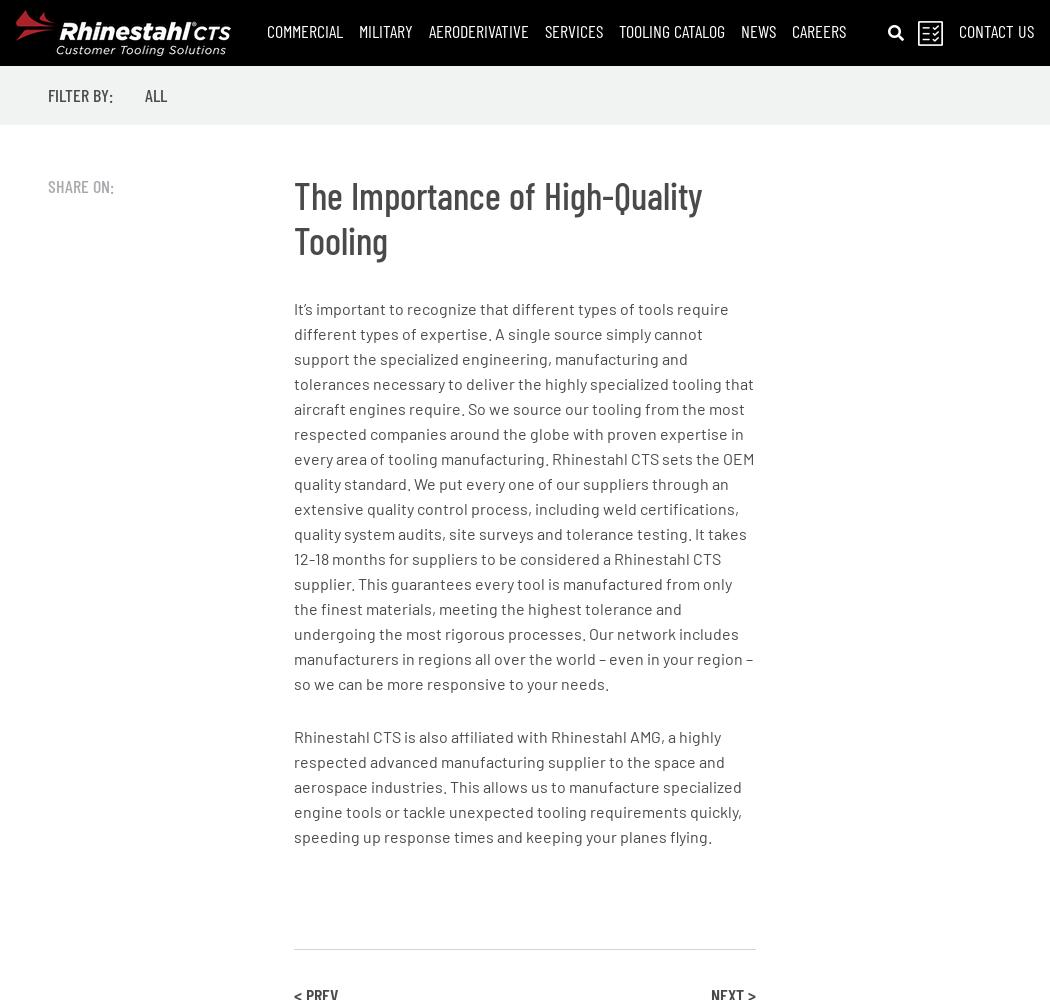 The width and height of the screenshot is (1050, 1000). I want to click on 'All', so click(156, 94).